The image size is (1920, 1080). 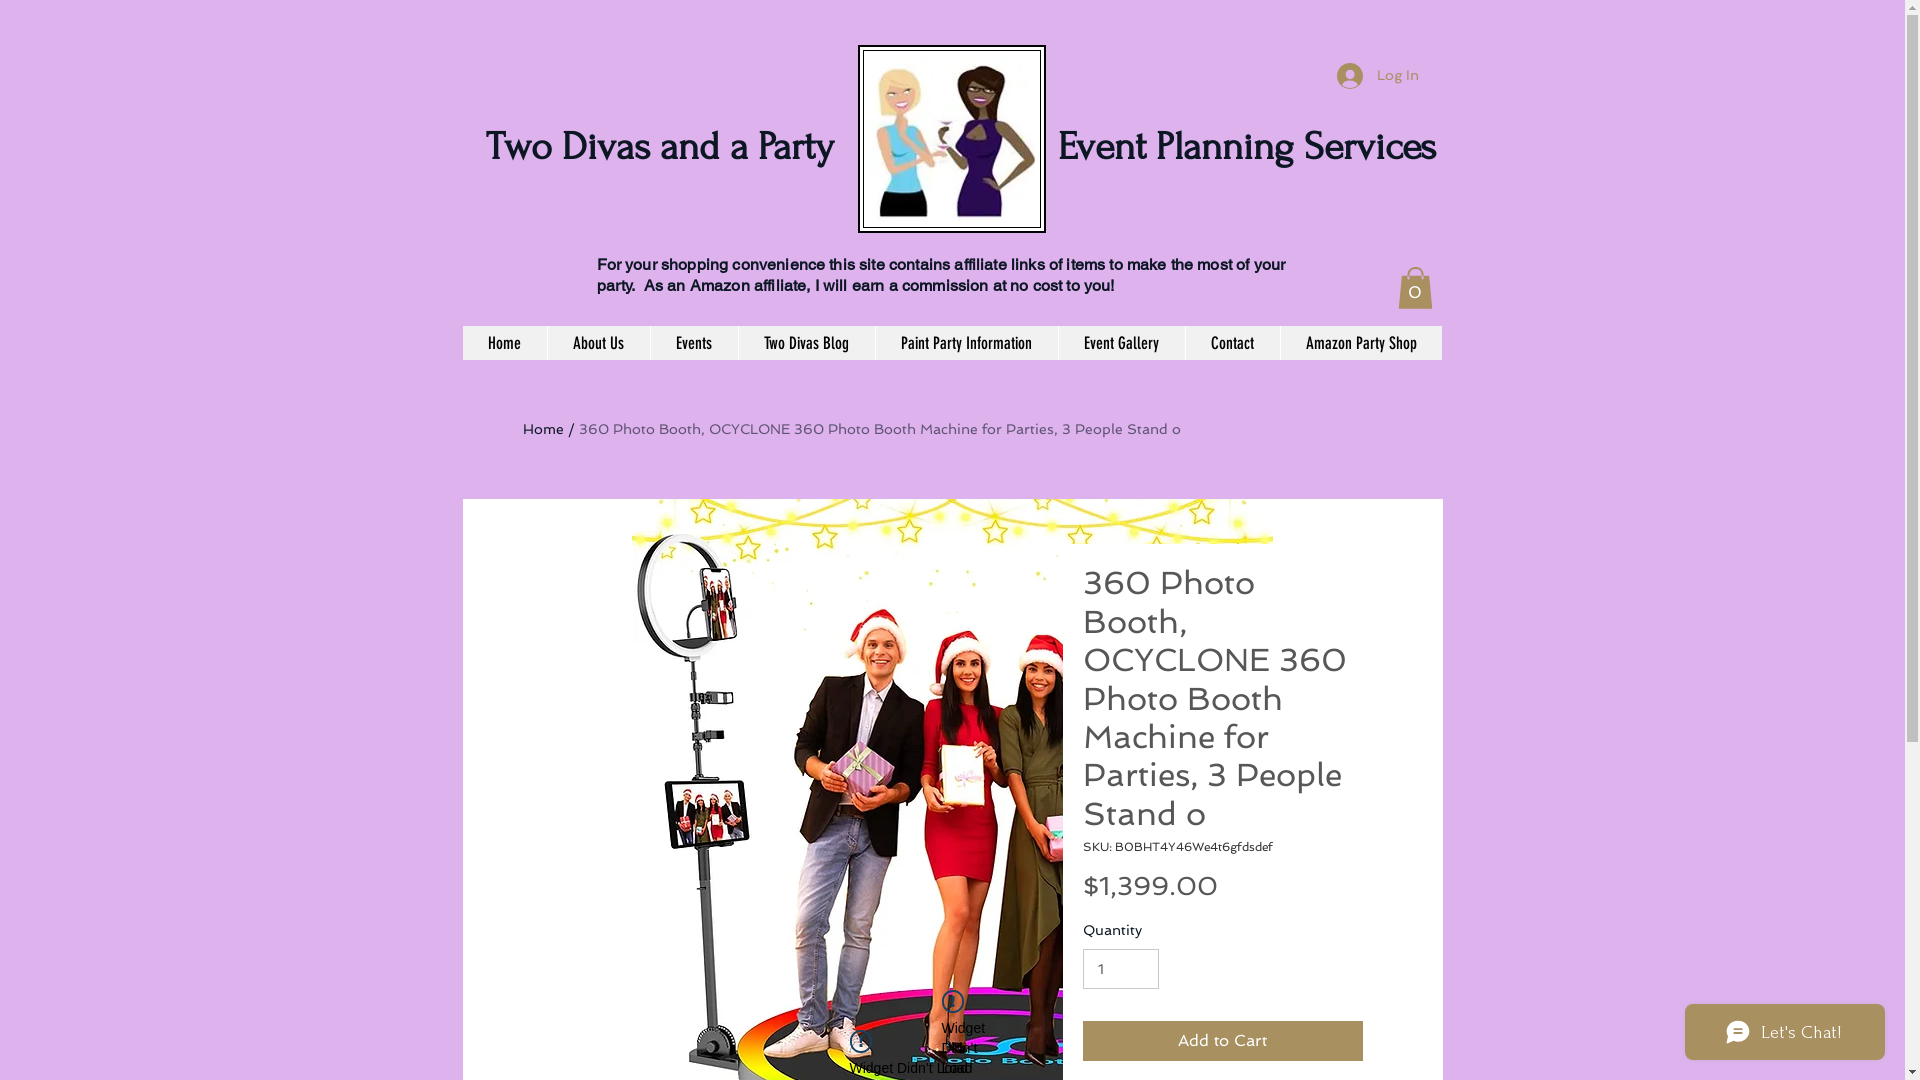 What do you see at coordinates (965, 342) in the screenshot?
I see `'Paint Party Information'` at bounding box center [965, 342].